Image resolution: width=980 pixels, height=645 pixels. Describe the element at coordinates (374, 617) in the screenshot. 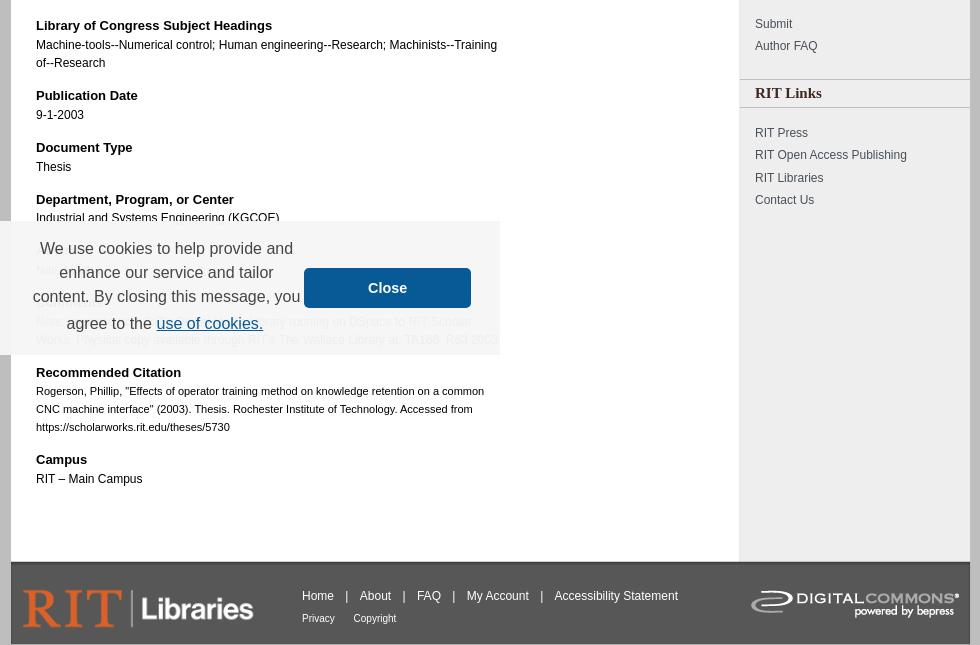

I see `'Copyright'` at that location.